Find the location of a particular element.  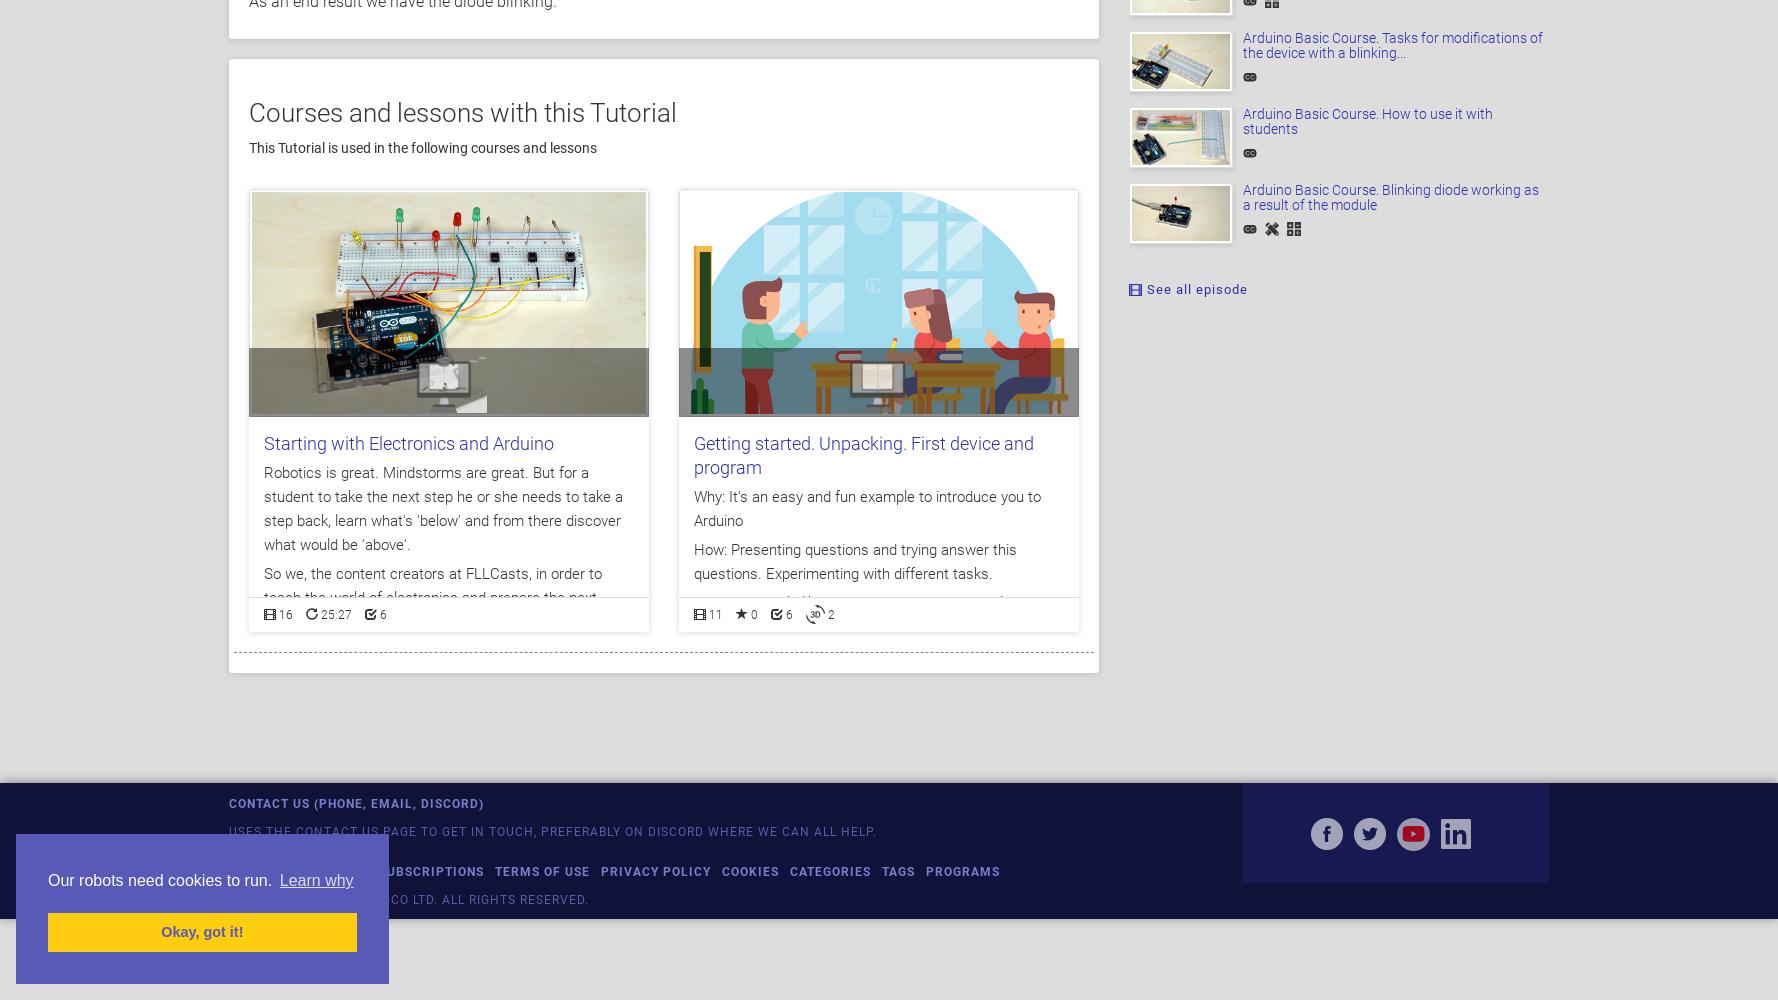

'Subscriptions' is located at coordinates (431, 870).